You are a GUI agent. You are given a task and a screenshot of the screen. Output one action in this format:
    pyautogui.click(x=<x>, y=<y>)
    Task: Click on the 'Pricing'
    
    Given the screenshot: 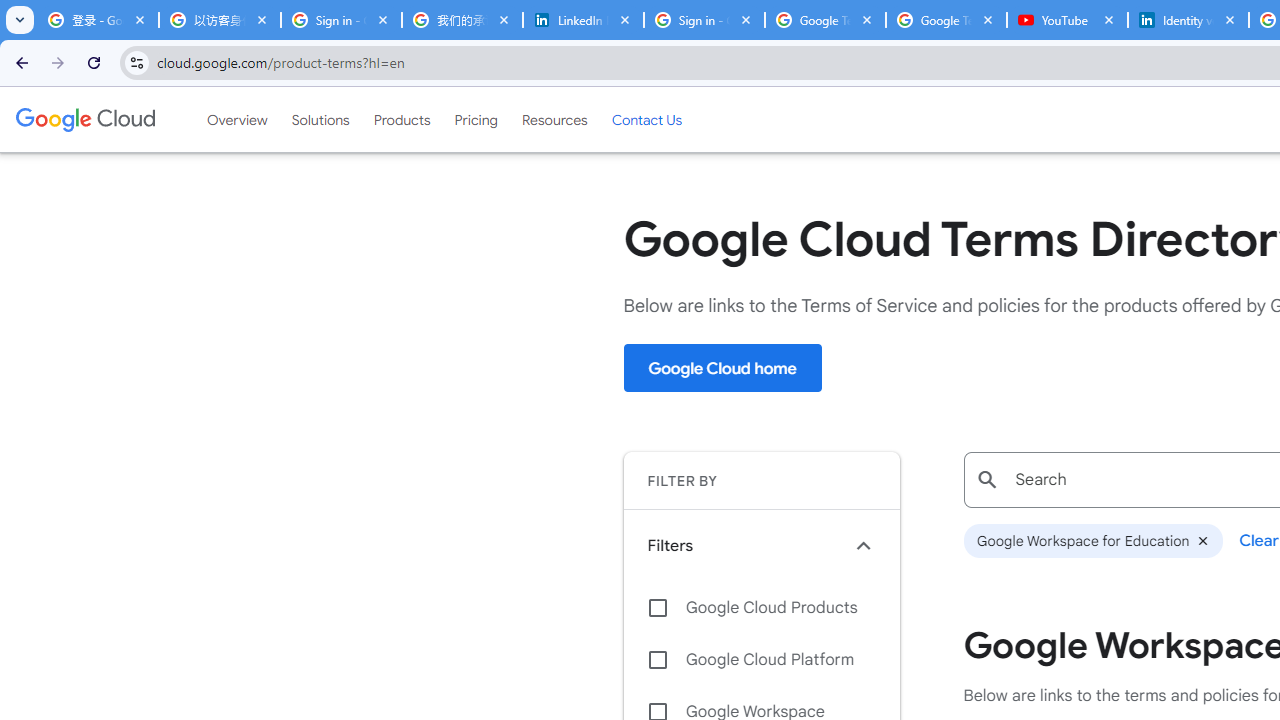 What is the action you would take?
    pyautogui.click(x=475, y=119)
    